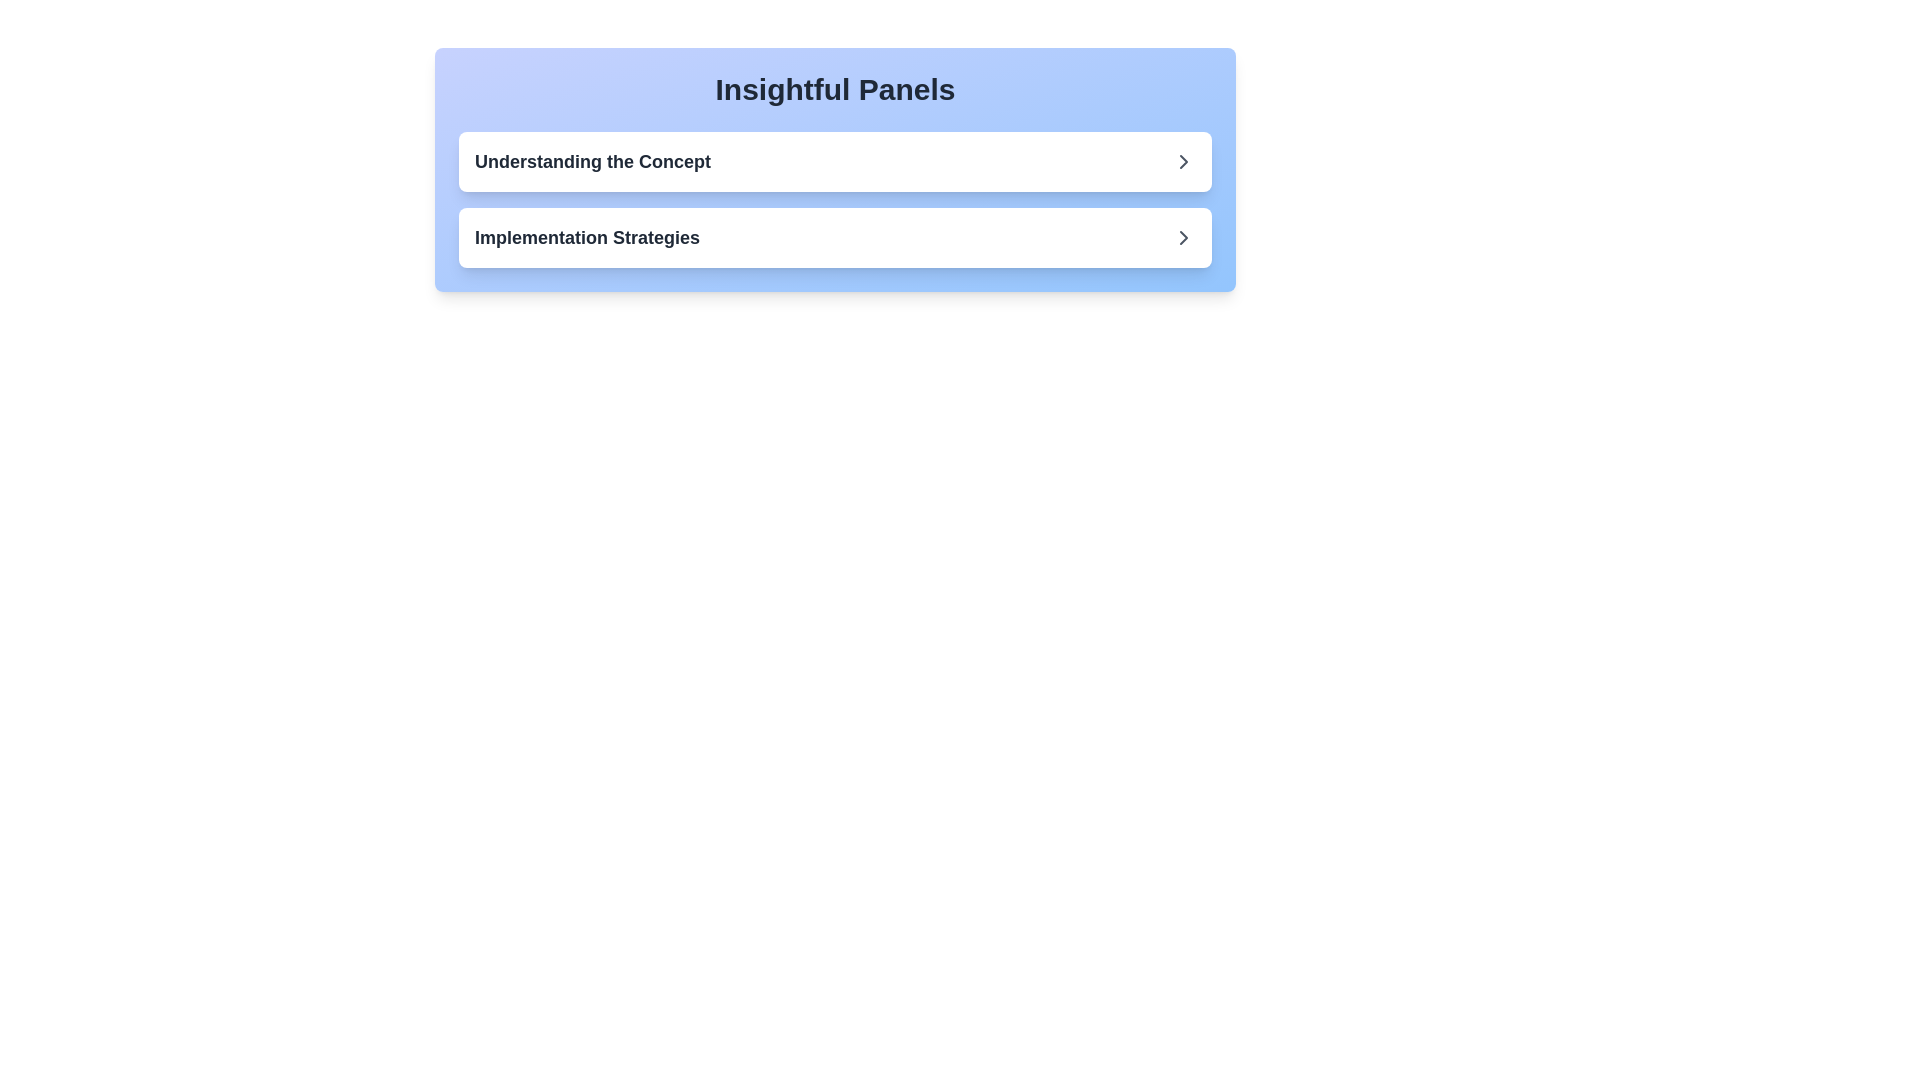 Image resolution: width=1920 pixels, height=1080 pixels. I want to click on the right-pointing gray arrow icon in the second list item of 'Insightful Panels', so click(1184, 161).